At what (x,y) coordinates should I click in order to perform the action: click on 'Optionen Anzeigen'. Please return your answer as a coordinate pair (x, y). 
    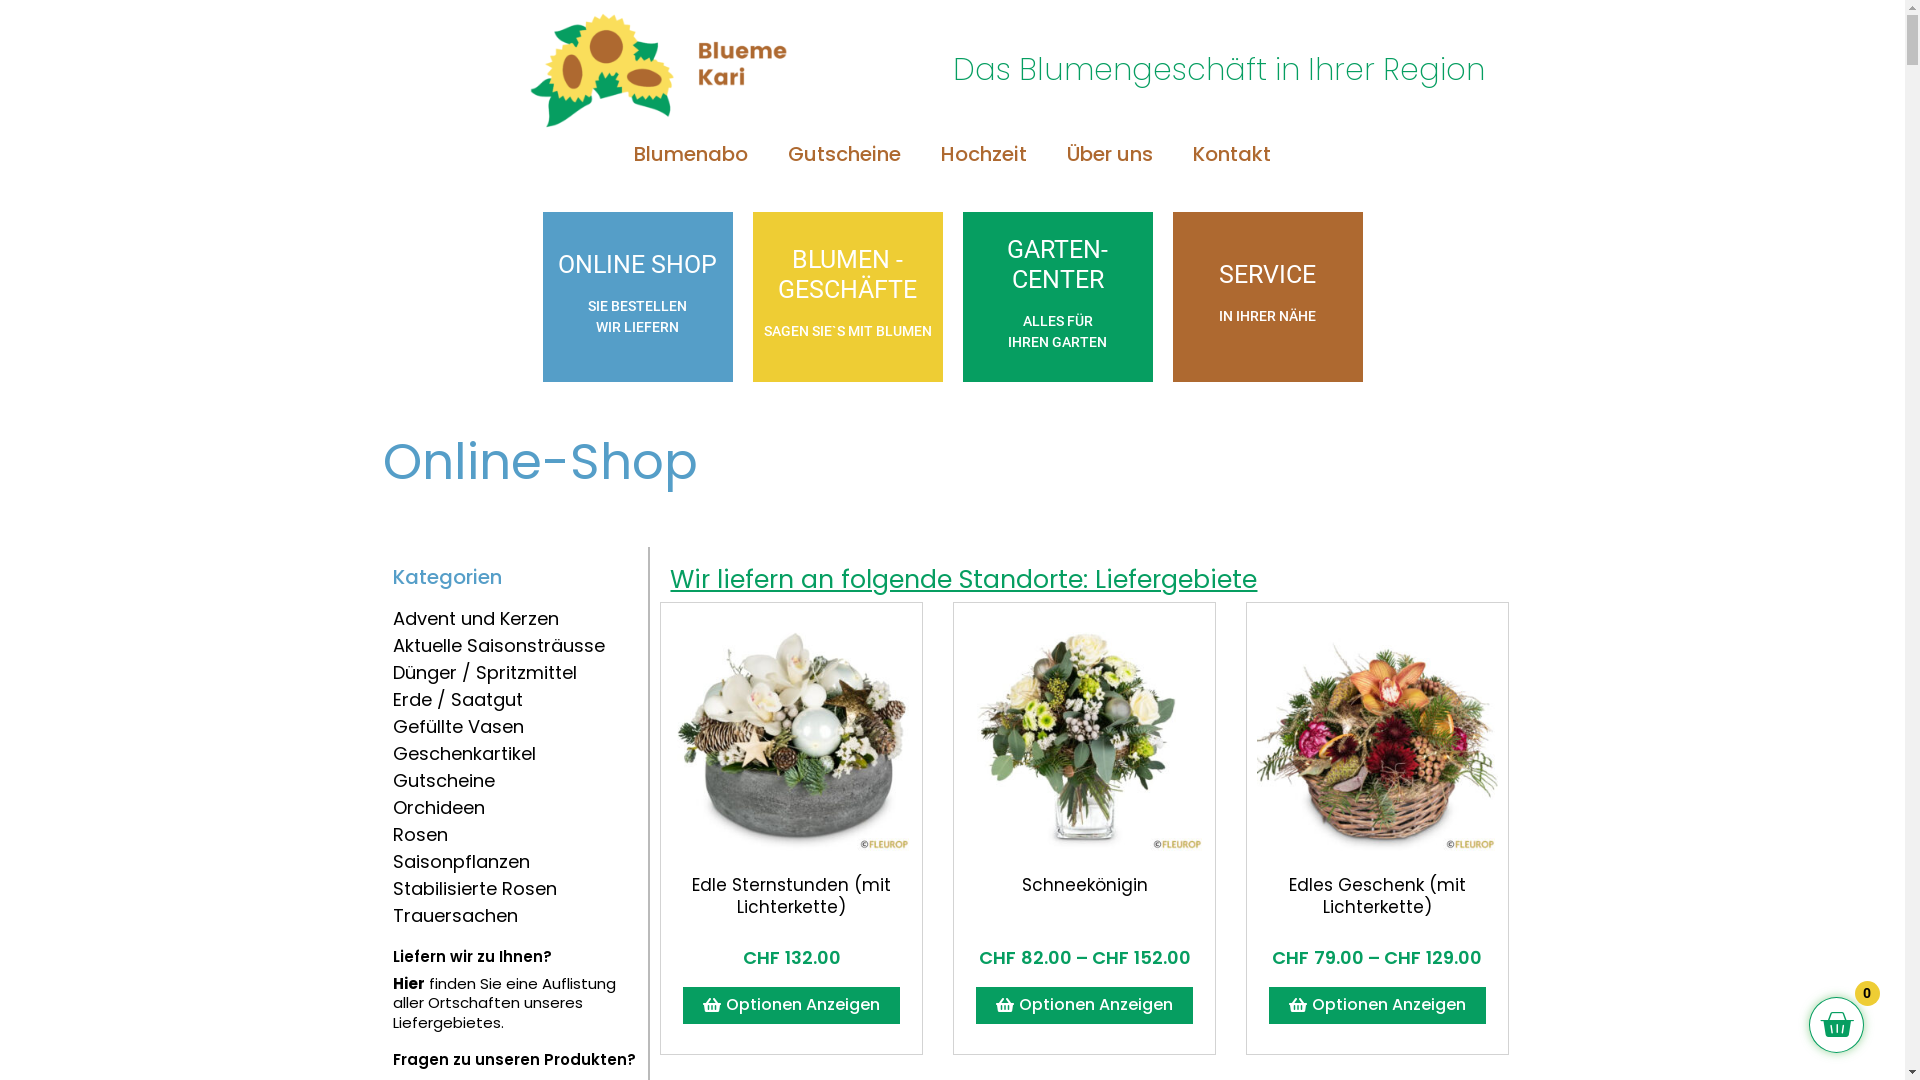
    Looking at the image, I should click on (1267, 1005).